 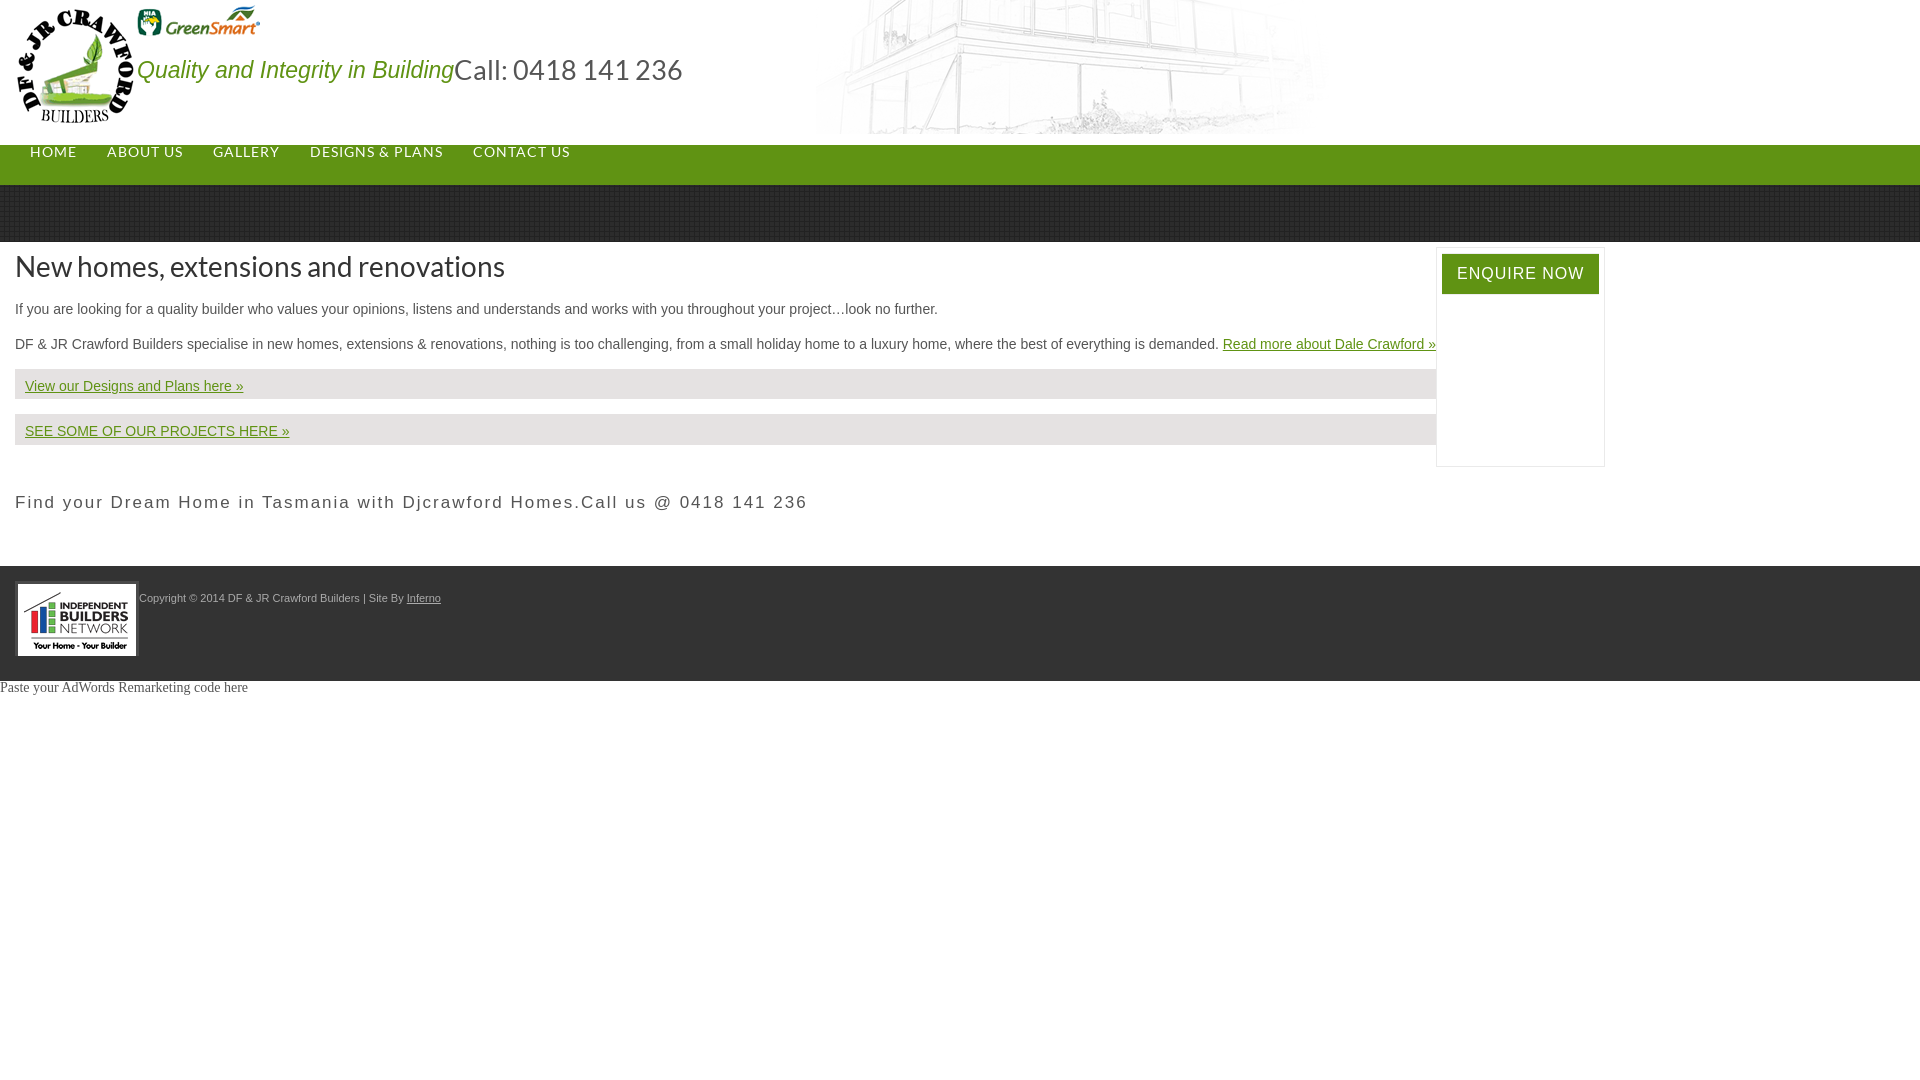 What do you see at coordinates (198, 20) in the screenshot?
I see `'GreenSmart'` at bounding box center [198, 20].